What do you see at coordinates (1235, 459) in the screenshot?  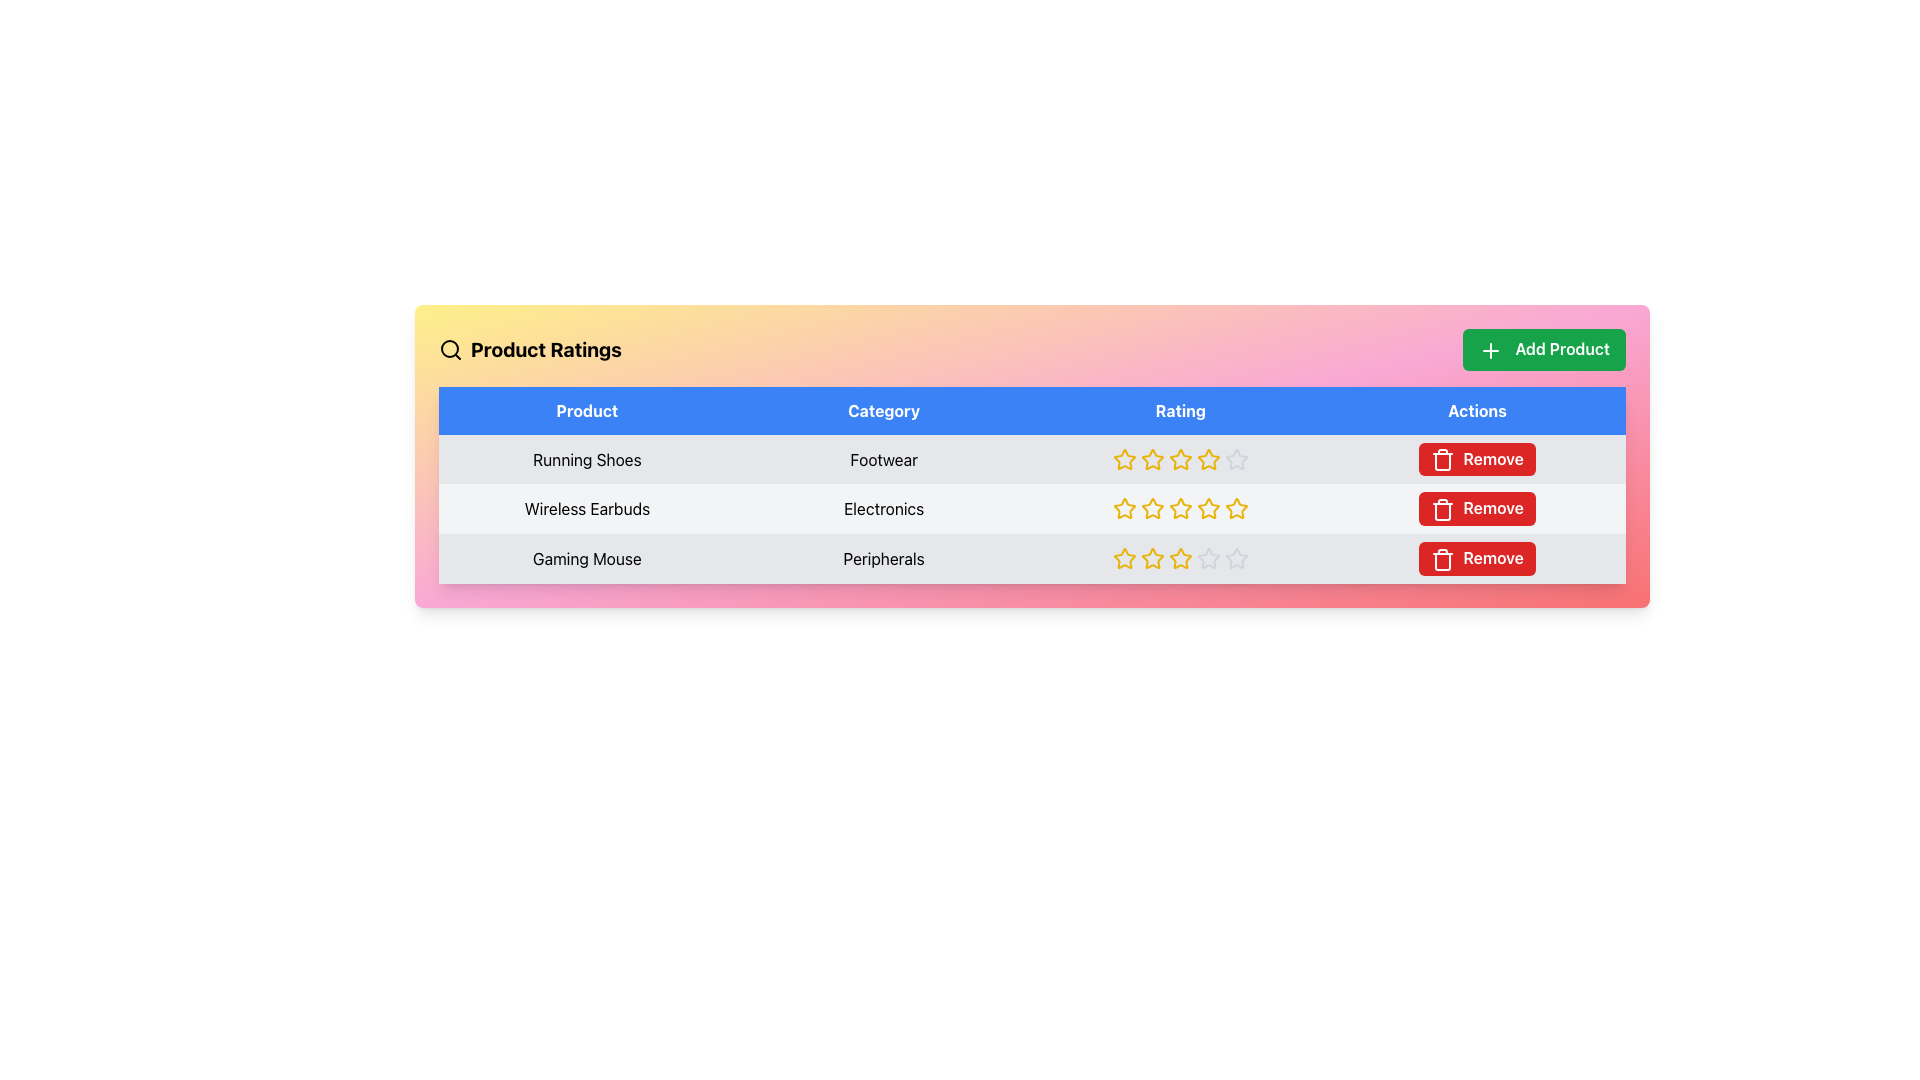 I see `the fifth star in the Ratings column for 'Running Shoes'` at bounding box center [1235, 459].